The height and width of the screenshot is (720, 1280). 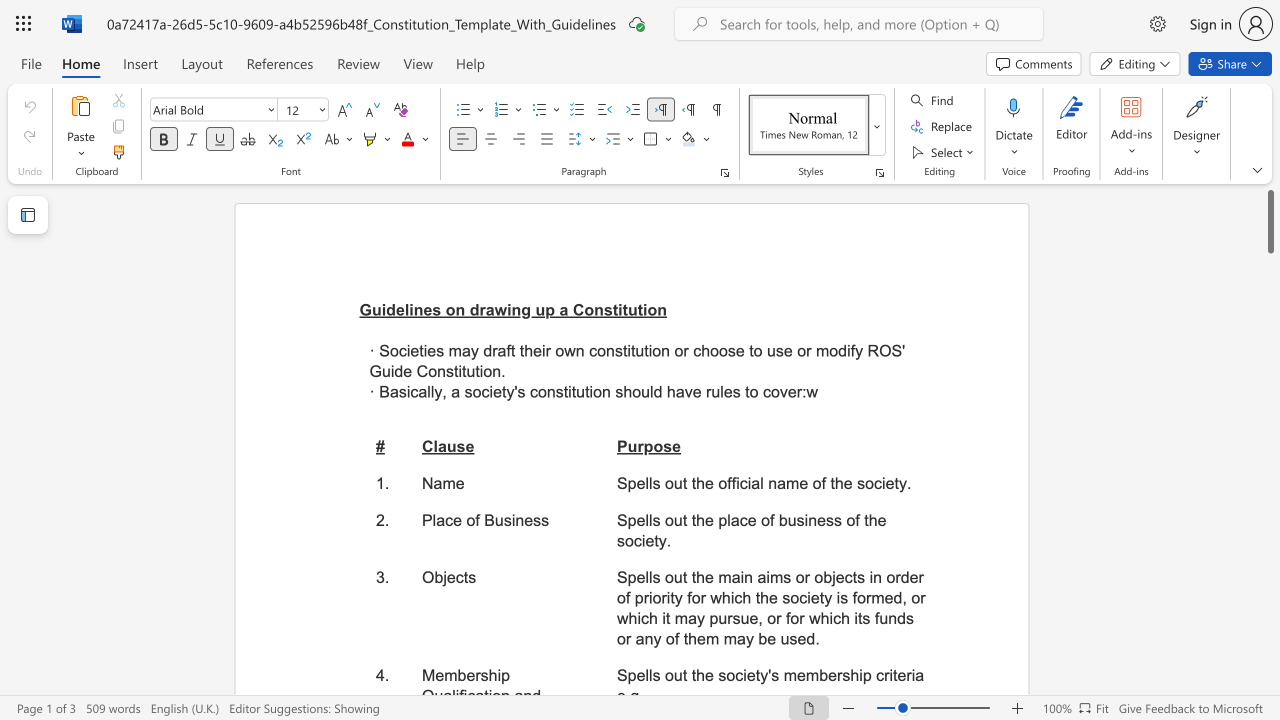 What do you see at coordinates (1269, 480) in the screenshot?
I see `the right-hand scrollbar to descend the page` at bounding box center [1269, 480].